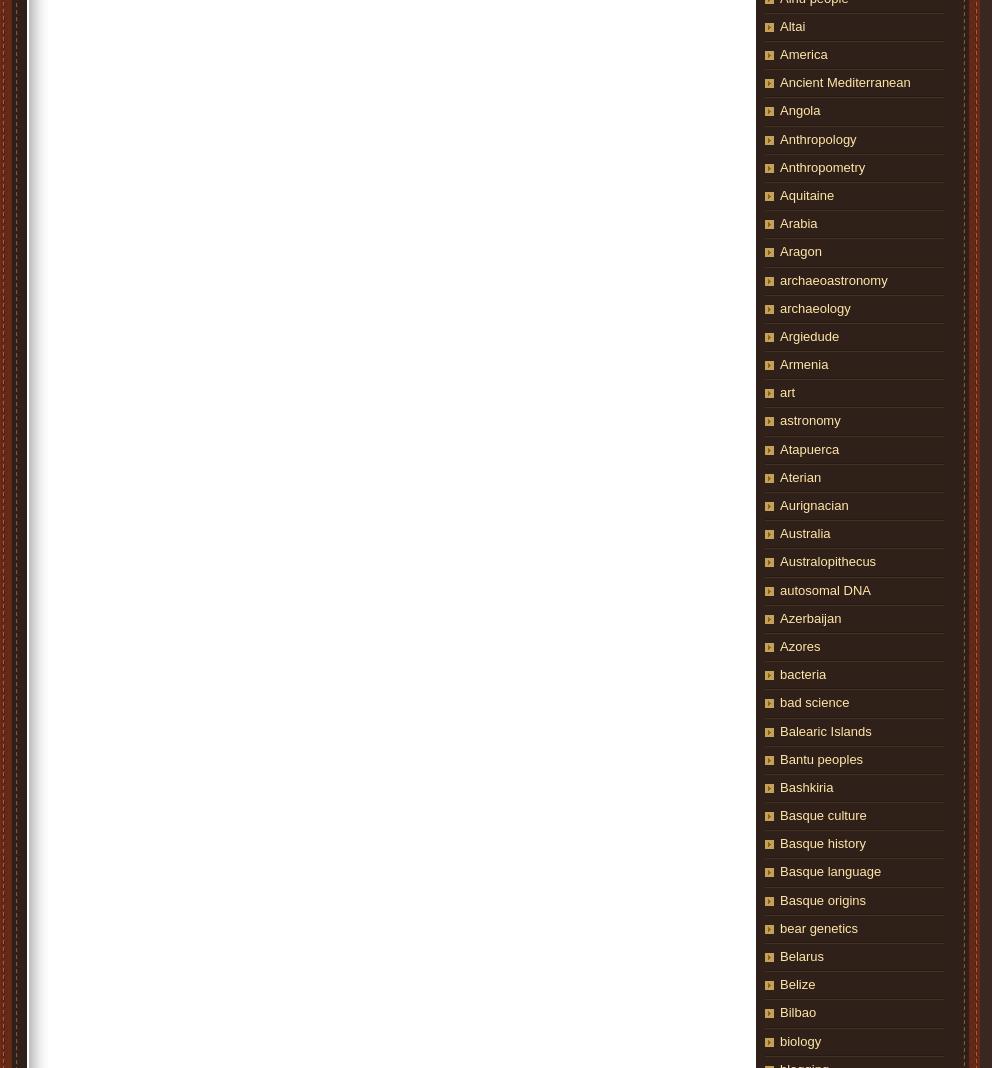 This screenshot has width=992, height=1068. Describe the element at coordinates (779, 842) in the screenshot. I see `'Basque history'` at that location.